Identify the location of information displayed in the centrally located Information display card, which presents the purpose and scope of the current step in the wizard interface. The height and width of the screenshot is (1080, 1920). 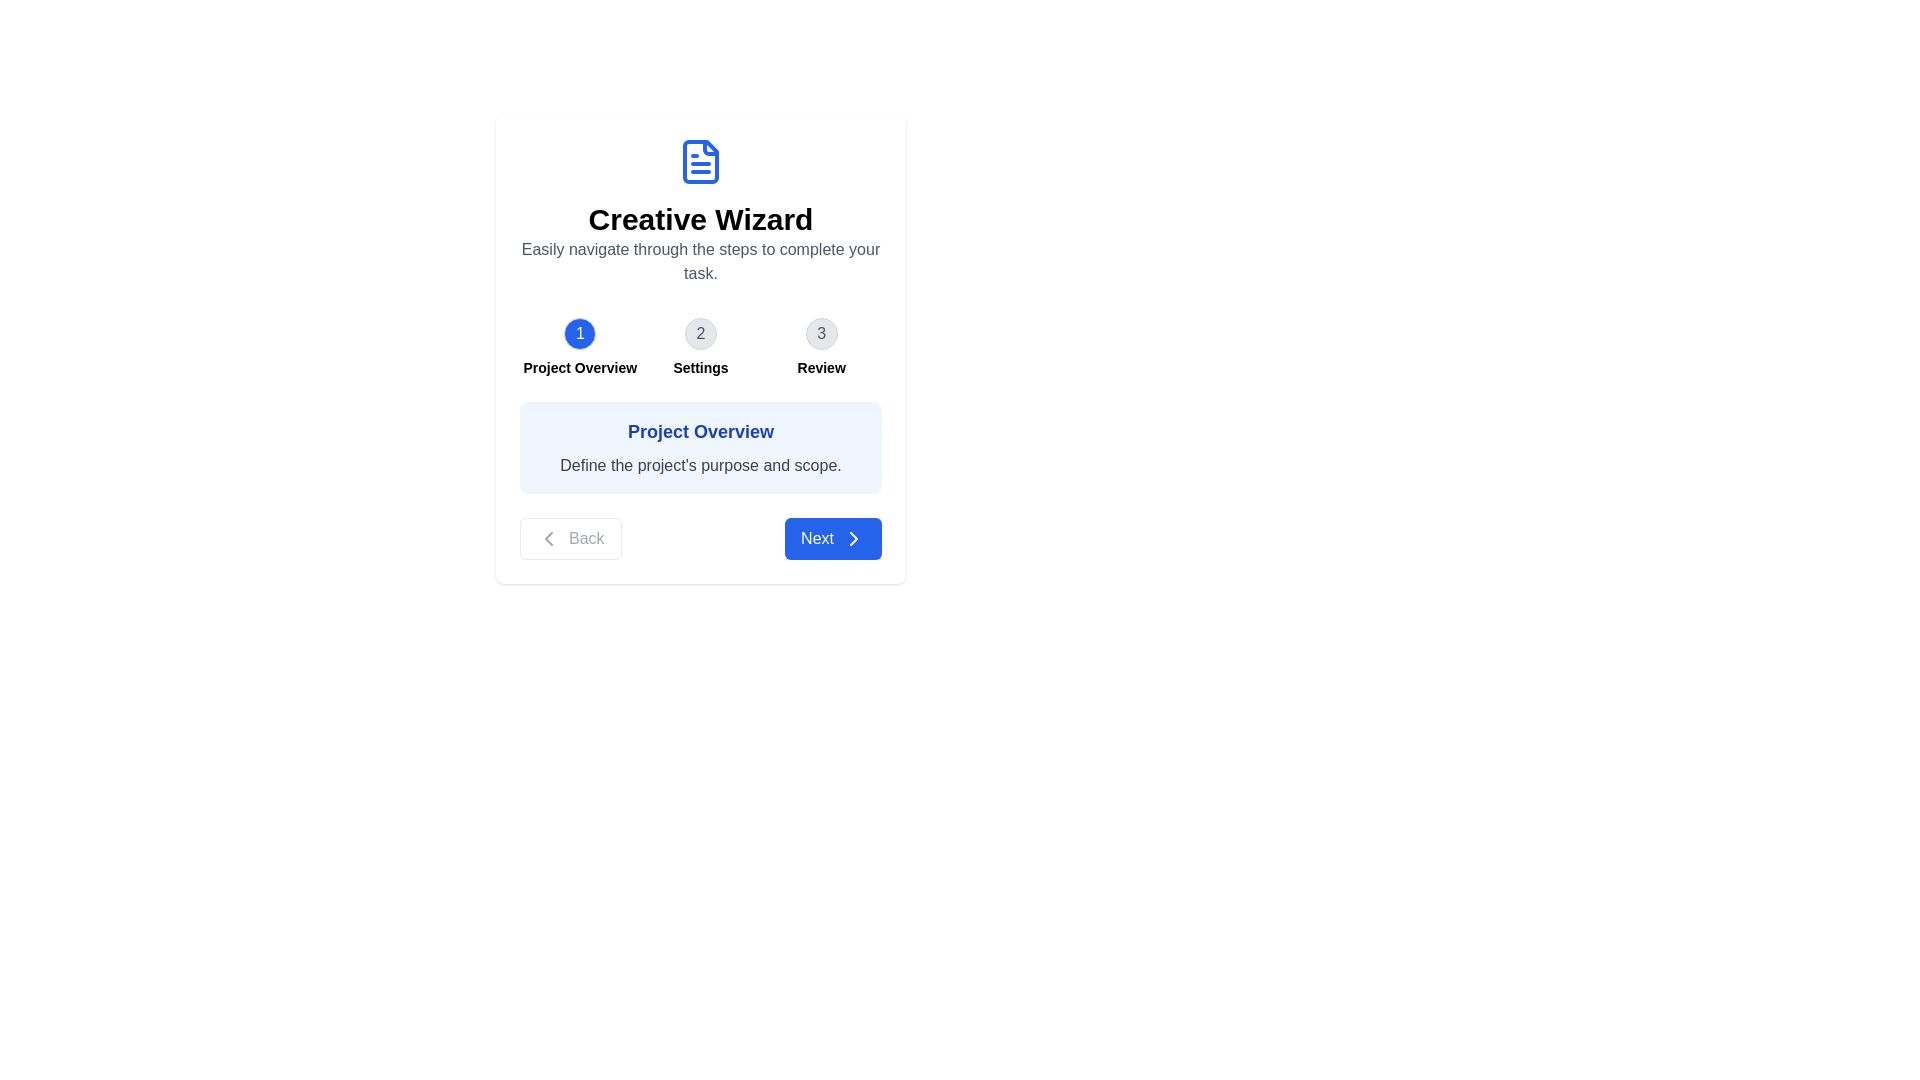
(700, 446).